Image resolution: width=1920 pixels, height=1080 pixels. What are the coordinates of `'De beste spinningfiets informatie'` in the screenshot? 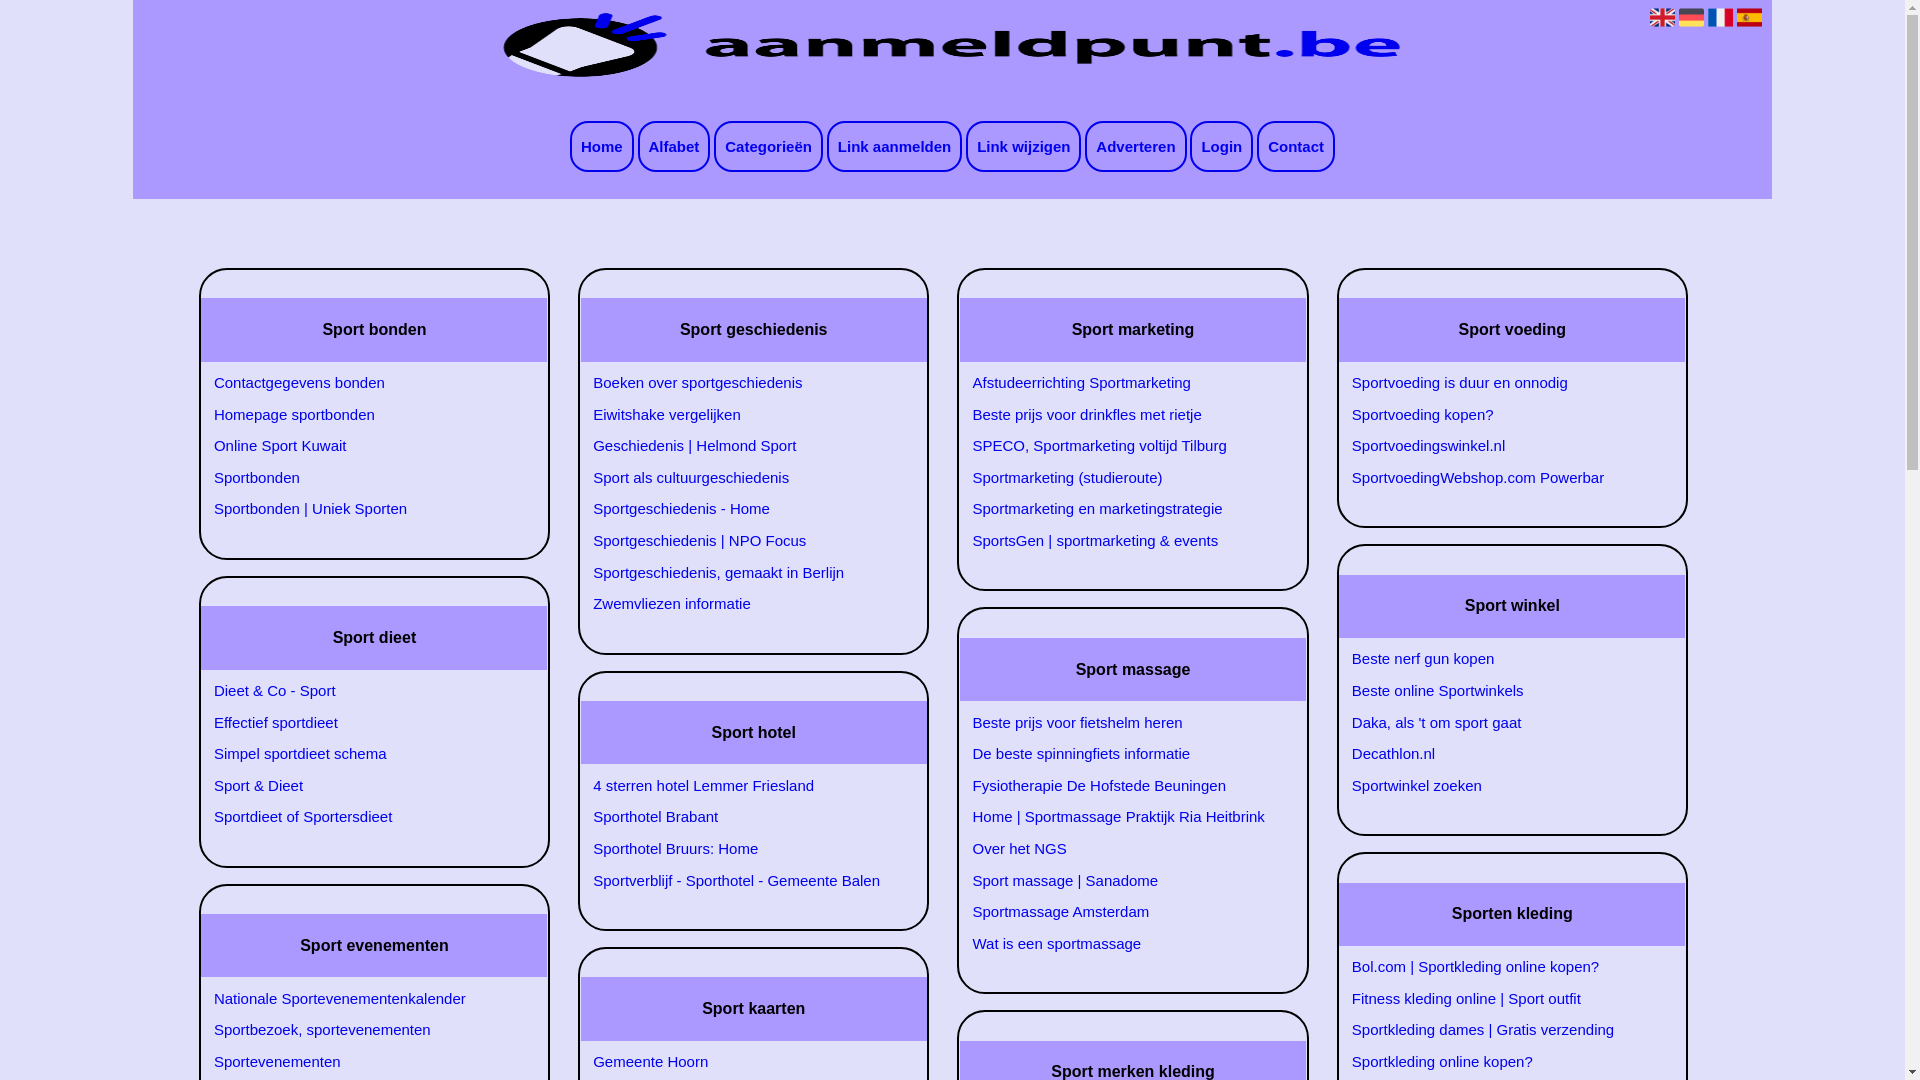 It's located at (961, 753).